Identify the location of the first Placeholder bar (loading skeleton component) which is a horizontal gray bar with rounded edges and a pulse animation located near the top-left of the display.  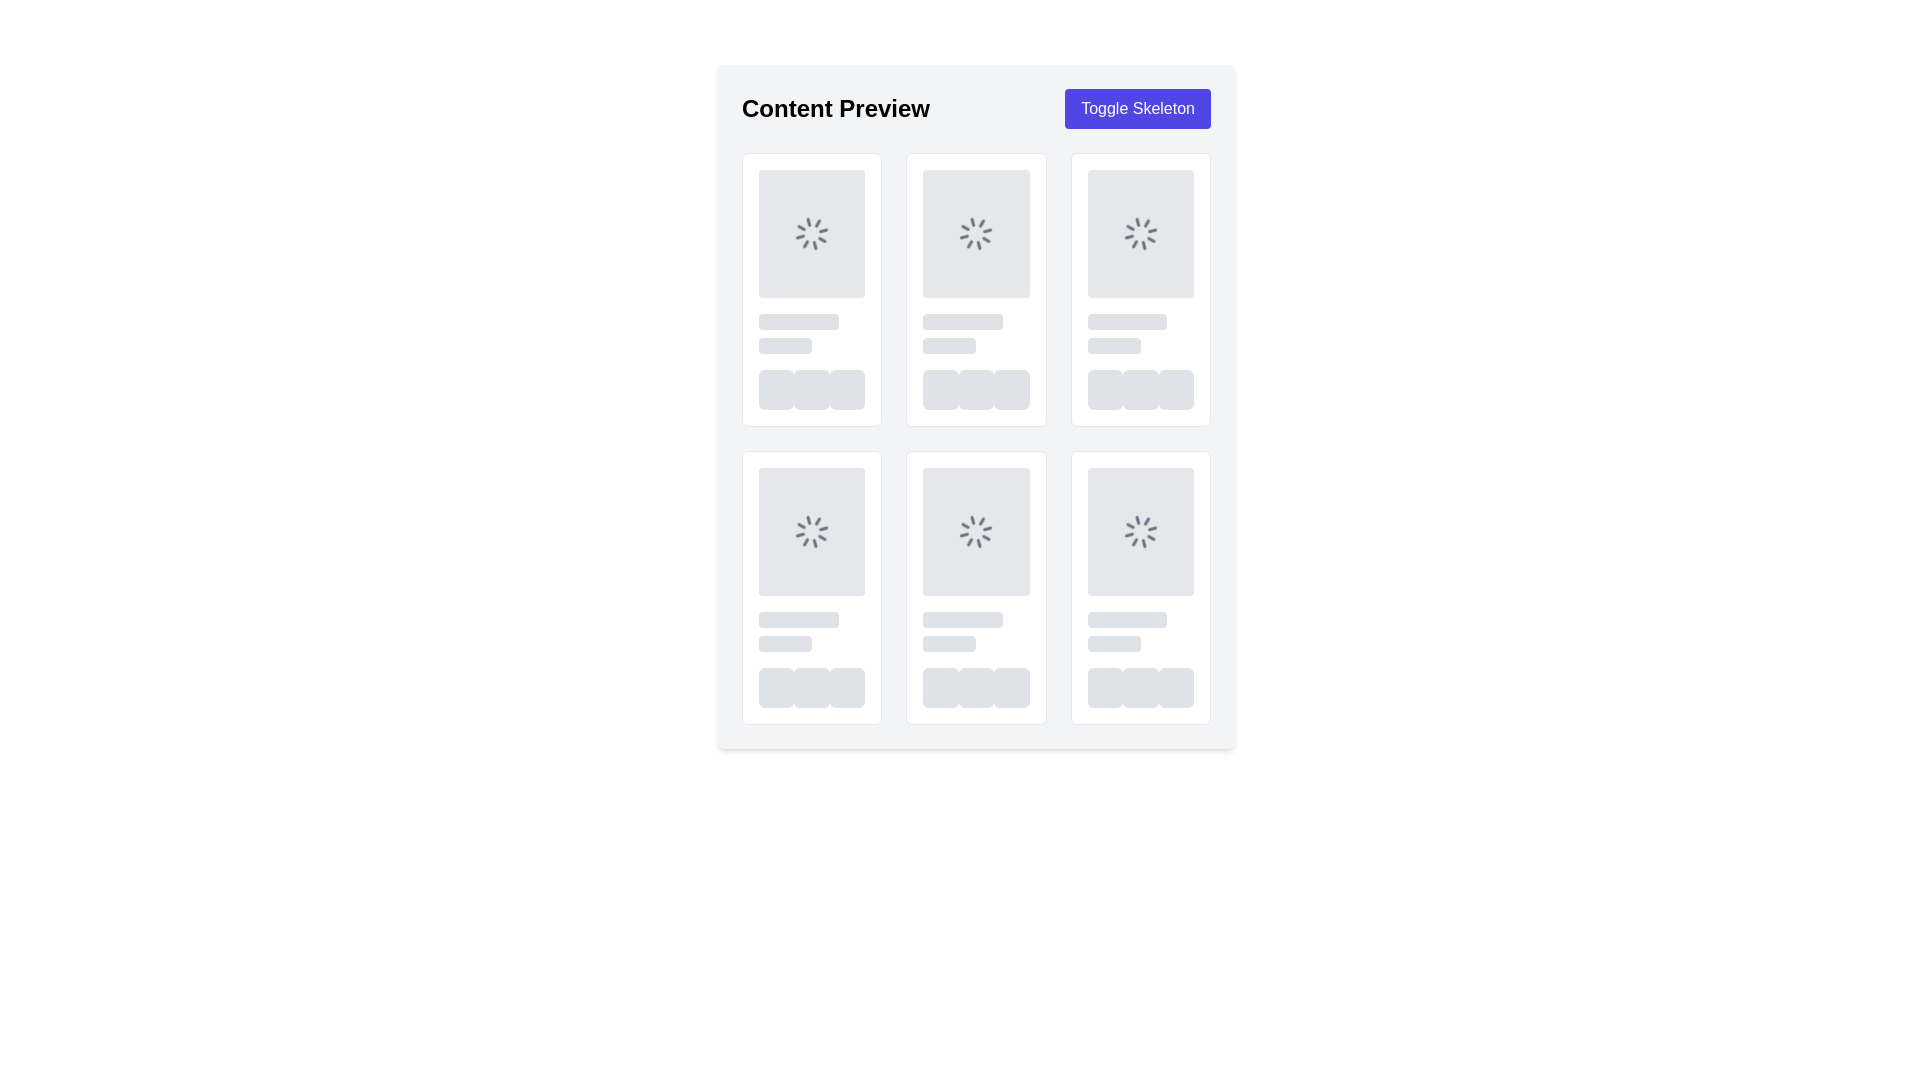
(797, 320).